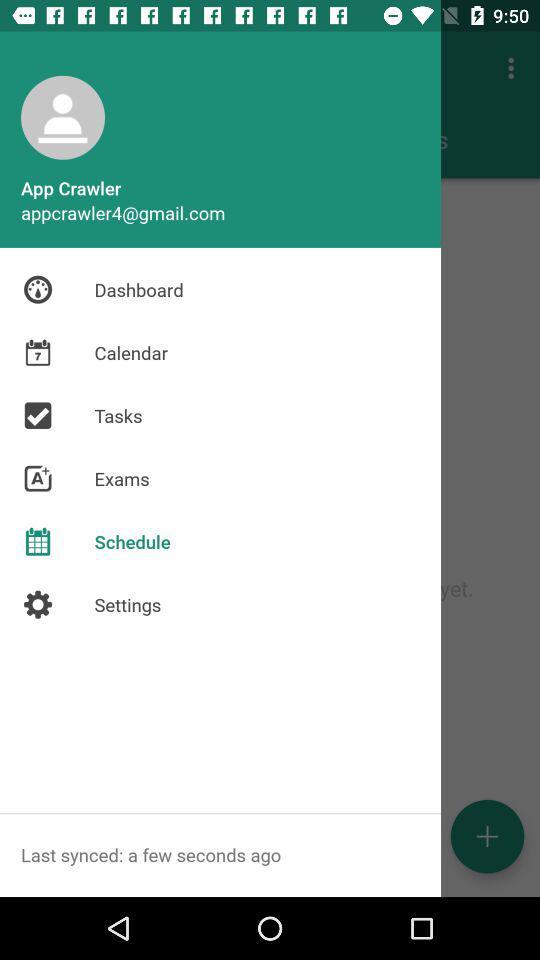 Image resolution: width=540 pixels, height=960 pixels. Describe the element at coordinates (514, 68) in the screenshot. I see `3 dots` at that location.